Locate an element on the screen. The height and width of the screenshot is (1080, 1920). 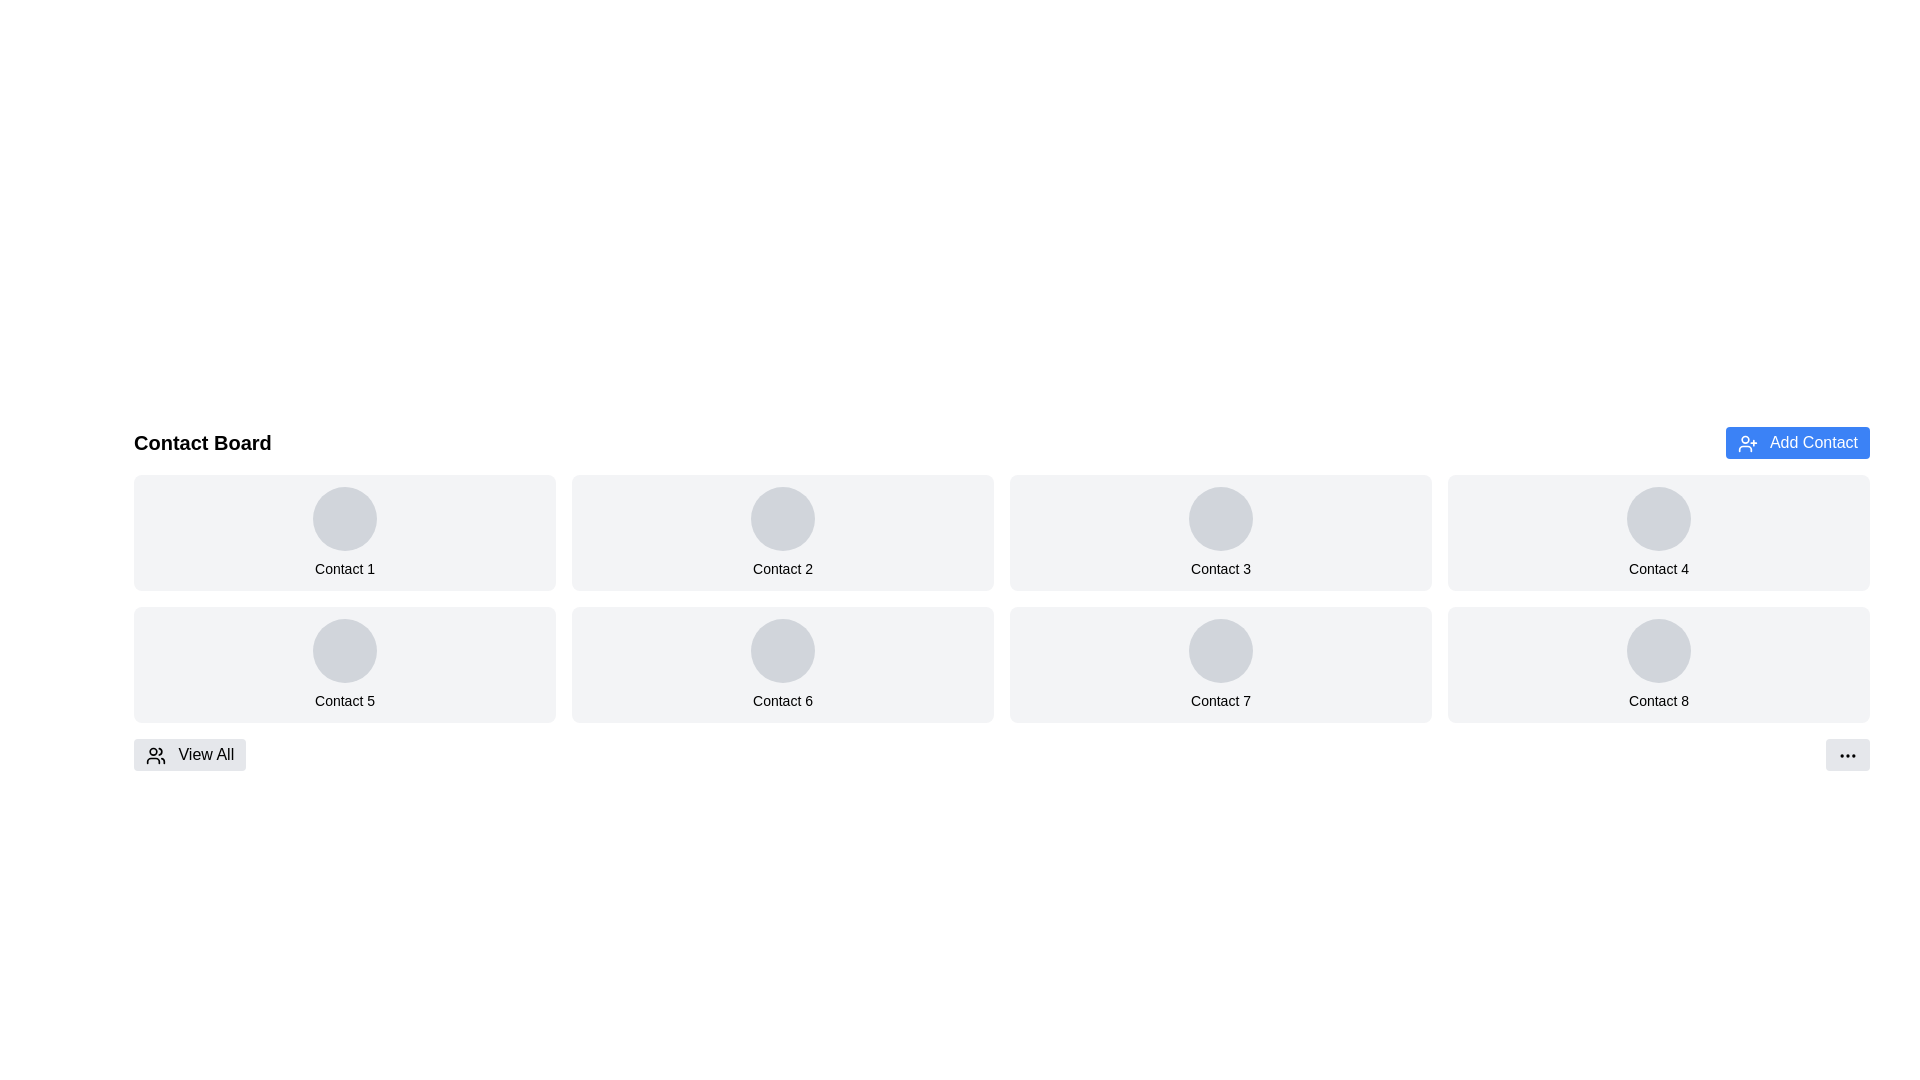
the Ellipsis Icon located at the bottom-right corner of the interface is located at coordinates (1847, 755).